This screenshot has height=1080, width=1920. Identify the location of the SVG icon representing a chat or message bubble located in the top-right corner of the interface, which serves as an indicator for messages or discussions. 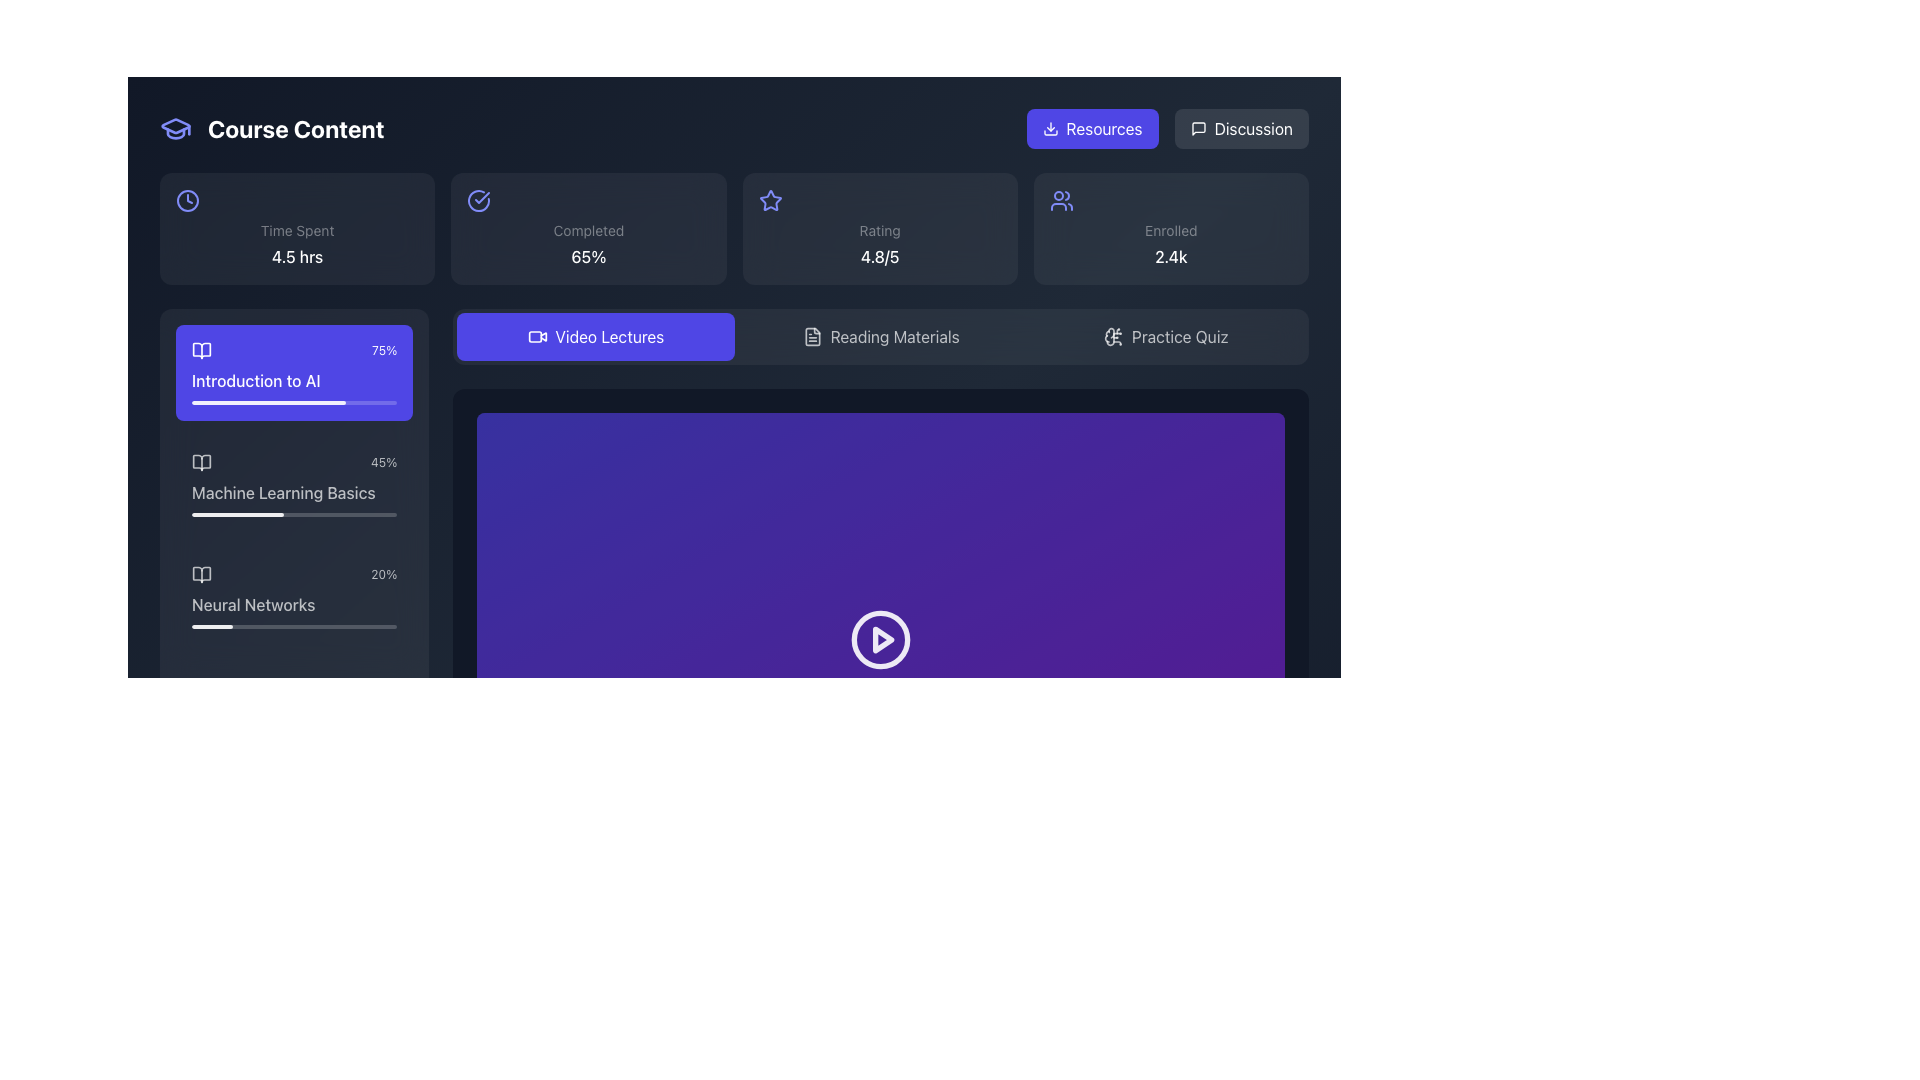
(1198, 128).